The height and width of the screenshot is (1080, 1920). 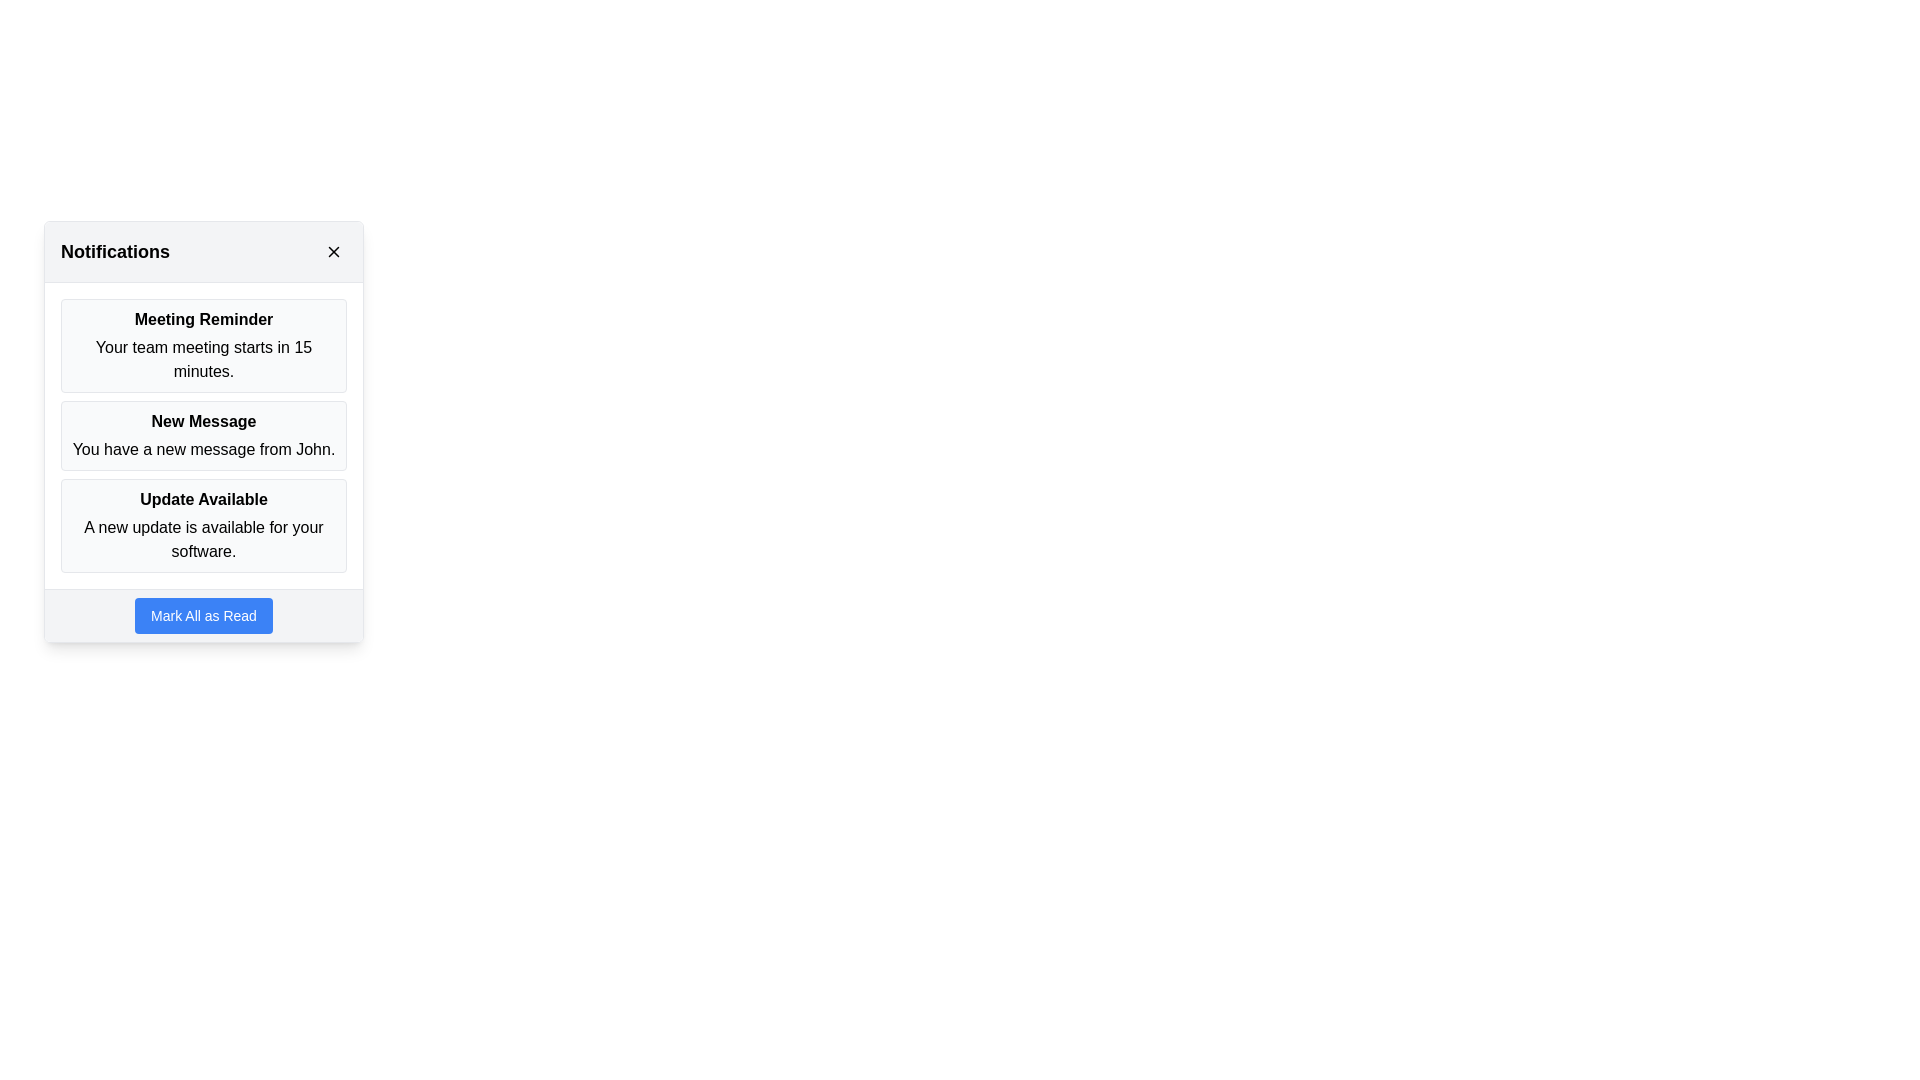 I want to click on the rectangular button with rounded edges and blue background labeled 'Mark All as Read' to trigger the hover effect, so click(x=203, y=615).